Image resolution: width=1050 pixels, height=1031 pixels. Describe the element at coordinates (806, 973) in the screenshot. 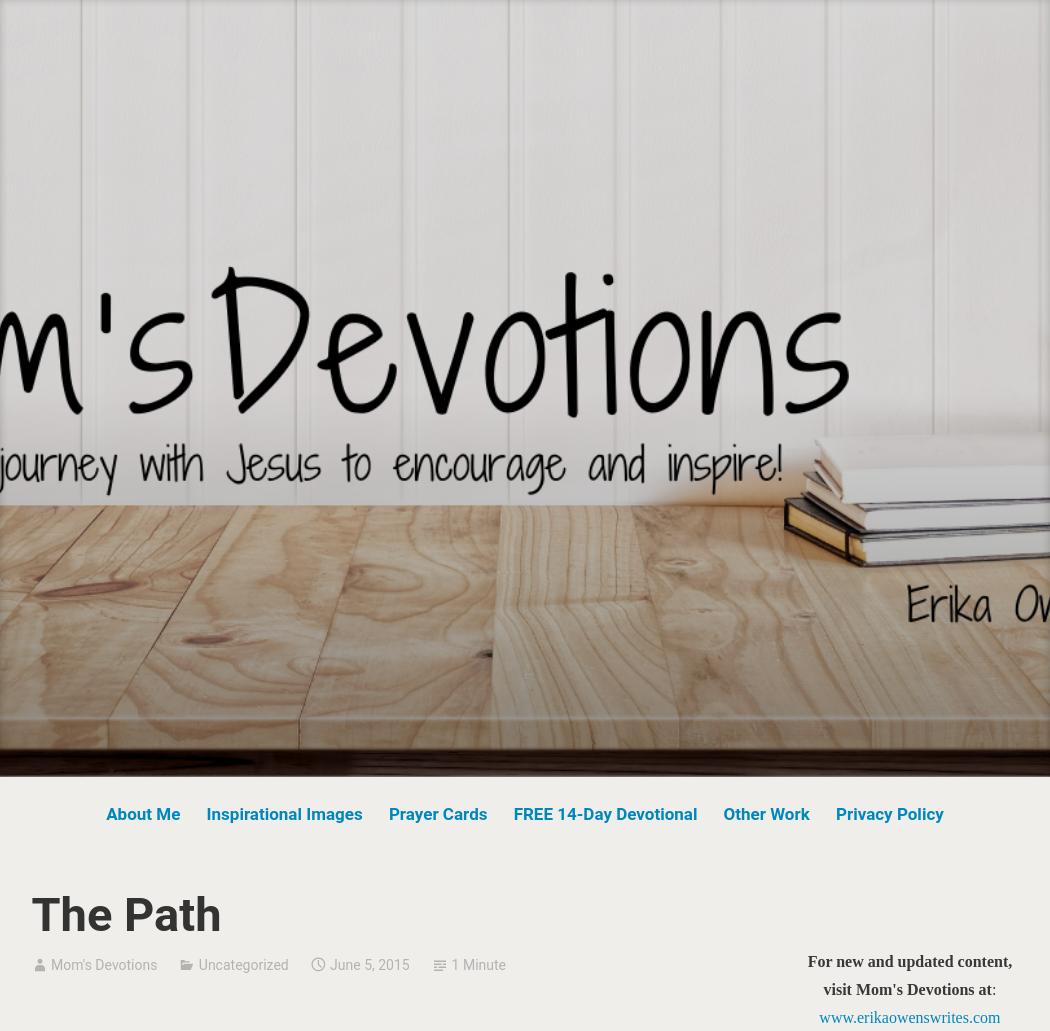

I see `'For new and updated content, visit Mom's Devotions at'` at that location.